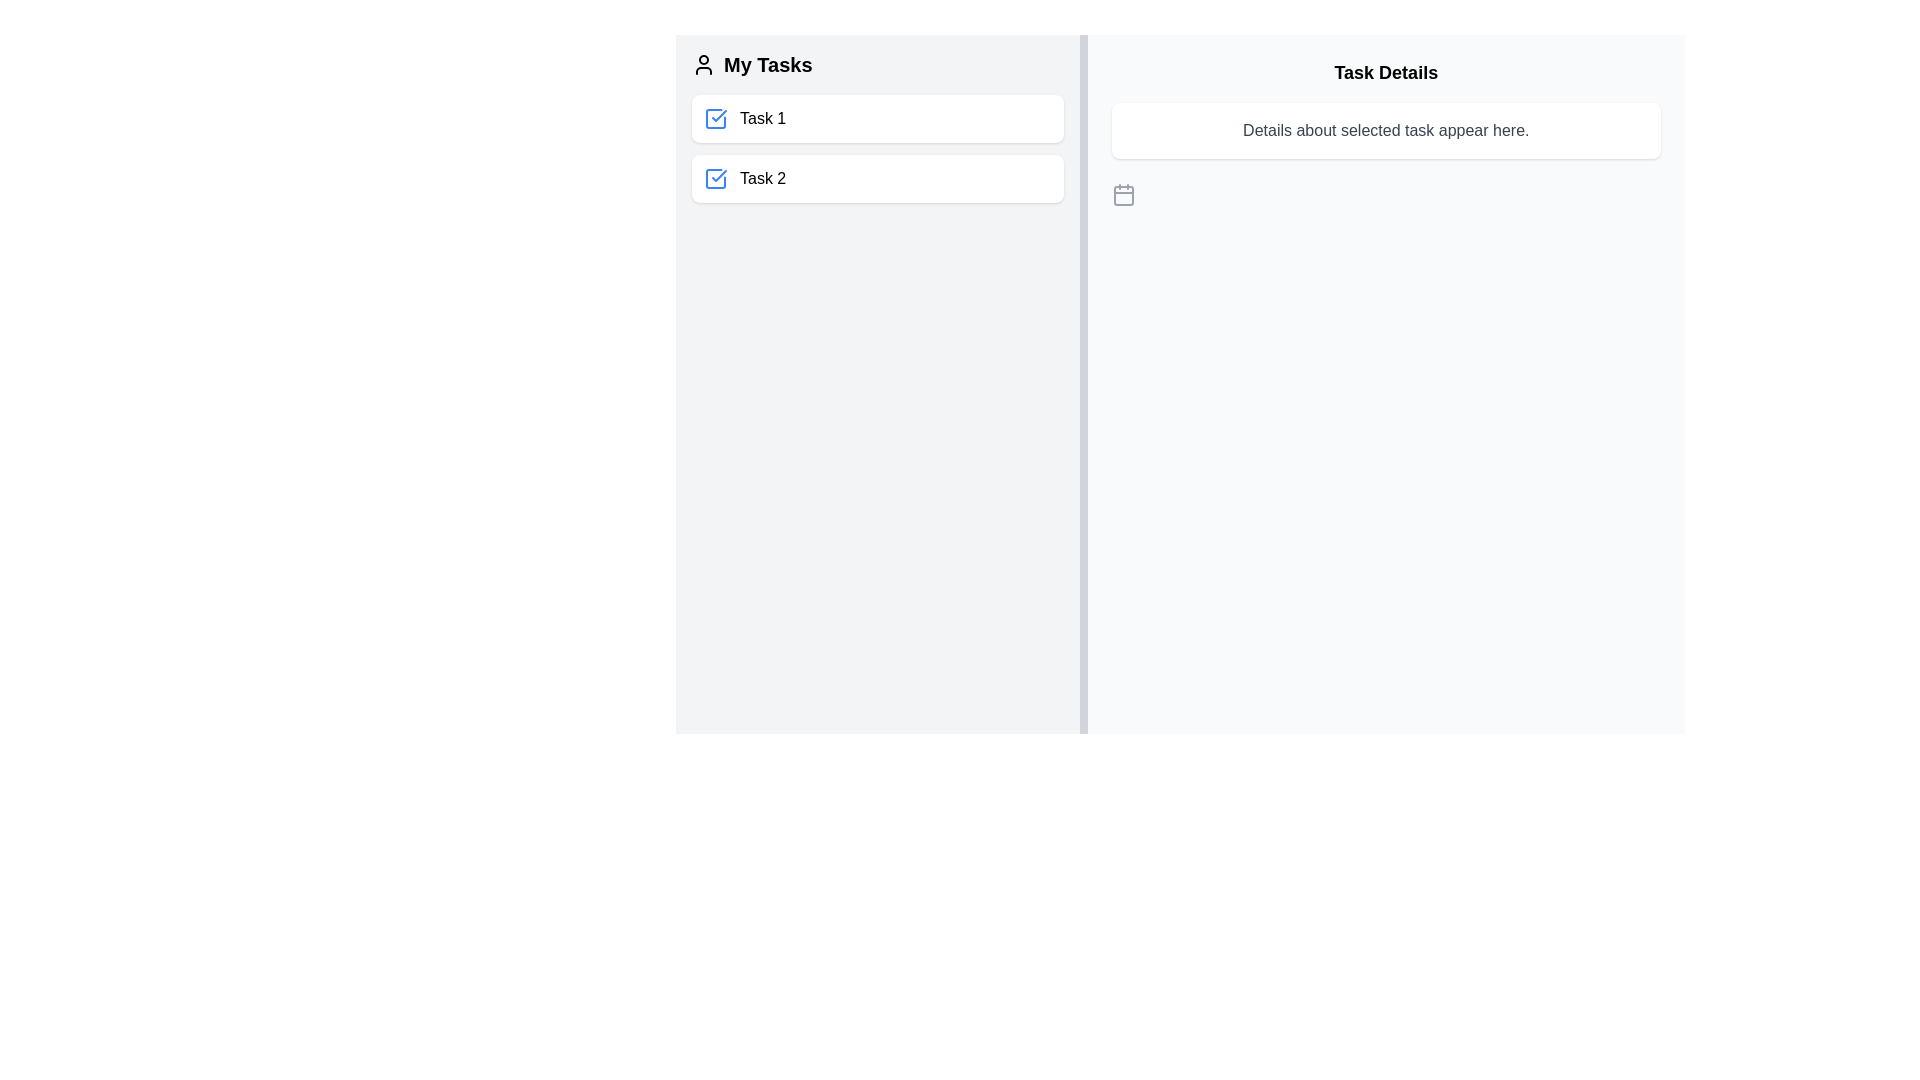  I want to click on the calendar icon located in the right-hand panel under the 'Task Details' heading, which features a square outline with rounded corners and is rendered in a gray color scheme, so click(1123, 195).